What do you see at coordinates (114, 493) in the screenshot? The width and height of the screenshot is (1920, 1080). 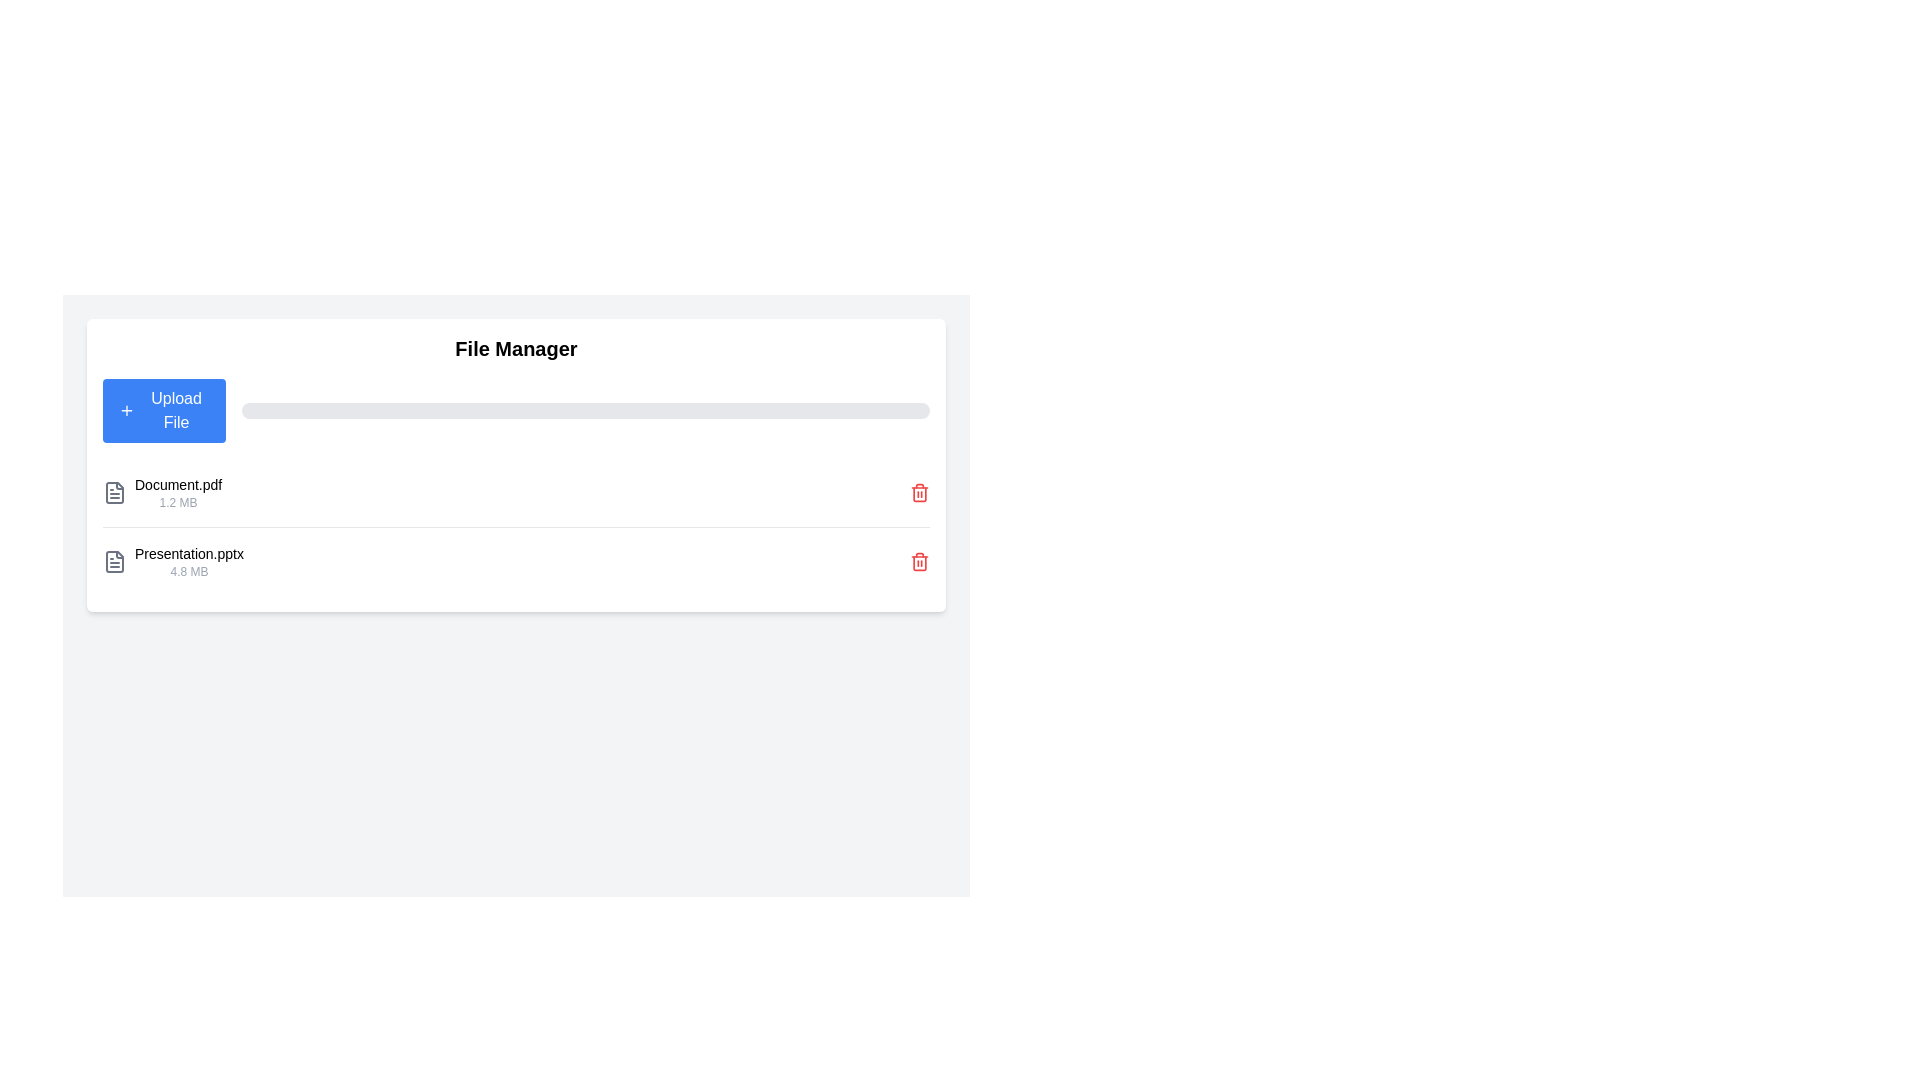 I see `the document shape element of the file icon, which features a rectangular outline with a slight inward fold, located within an SVG component` at bounding box center [114, 493].